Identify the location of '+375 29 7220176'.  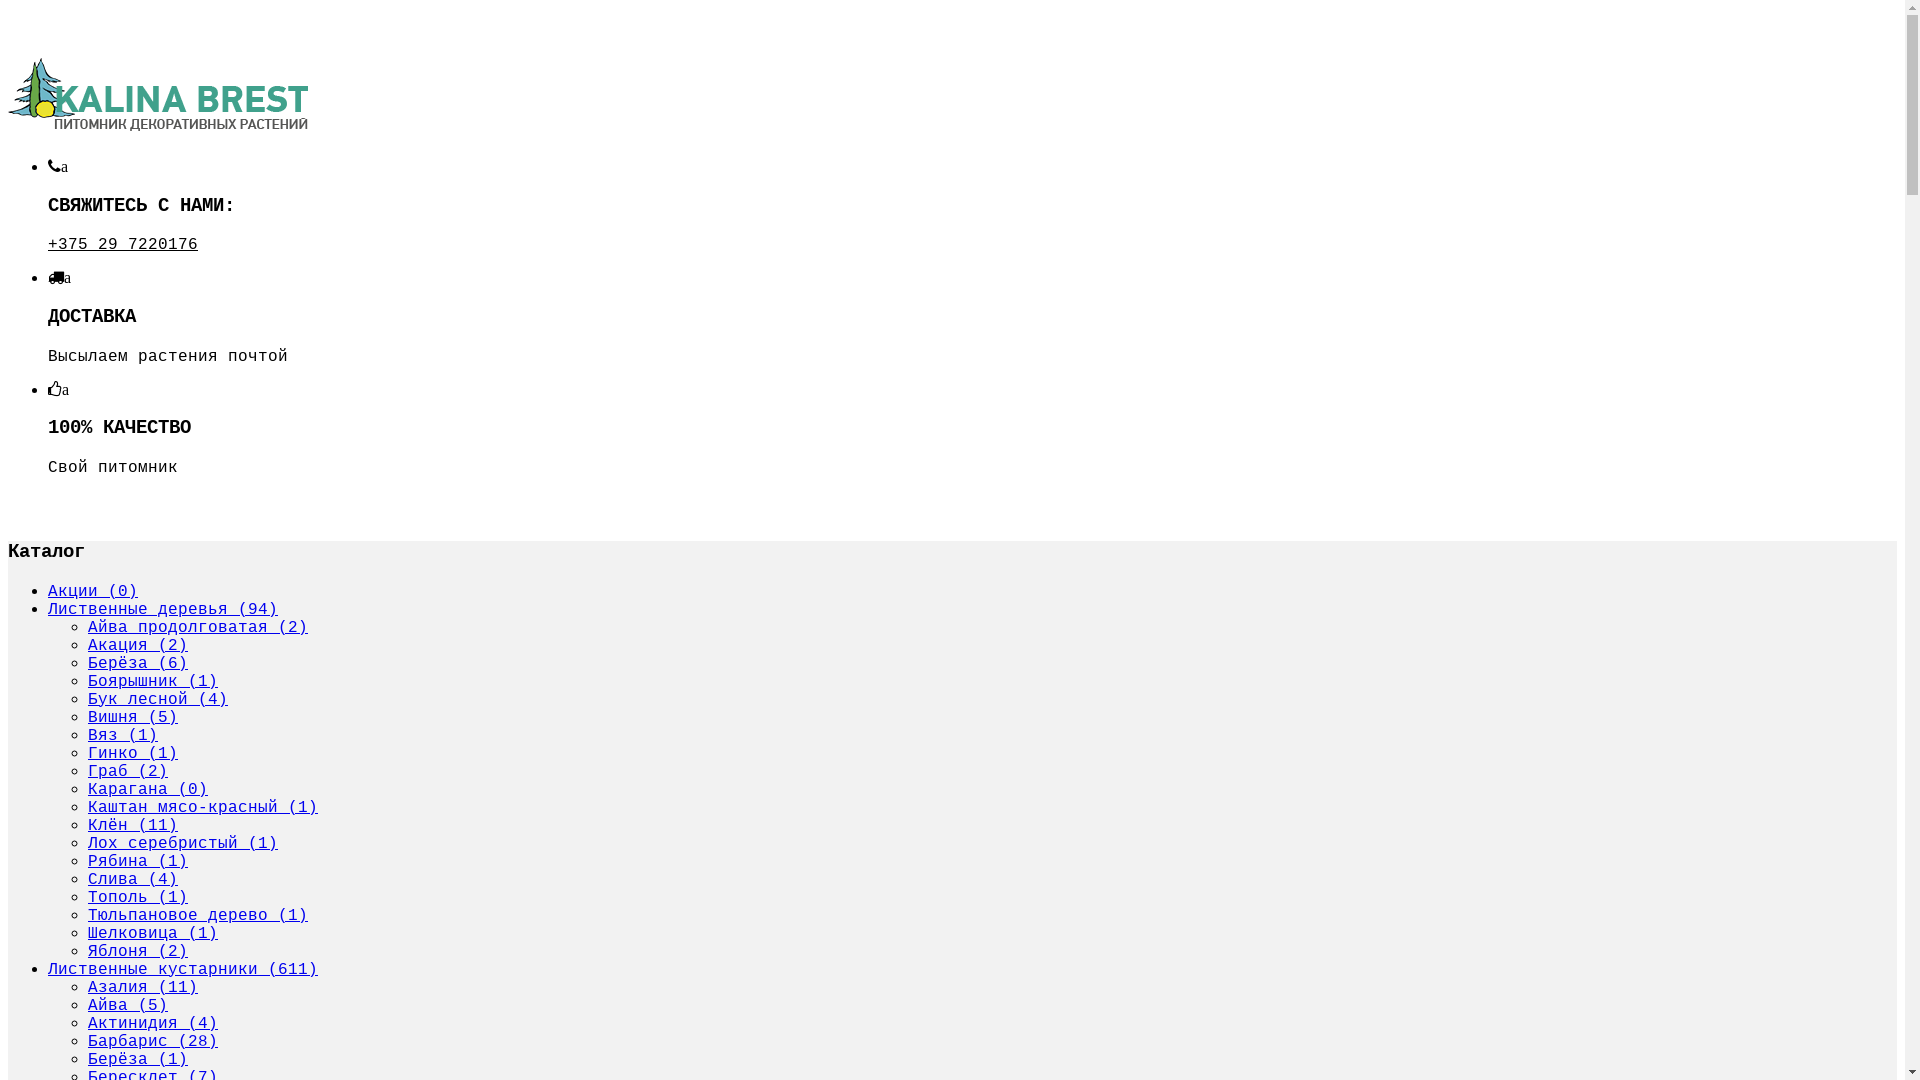
(48, 242).